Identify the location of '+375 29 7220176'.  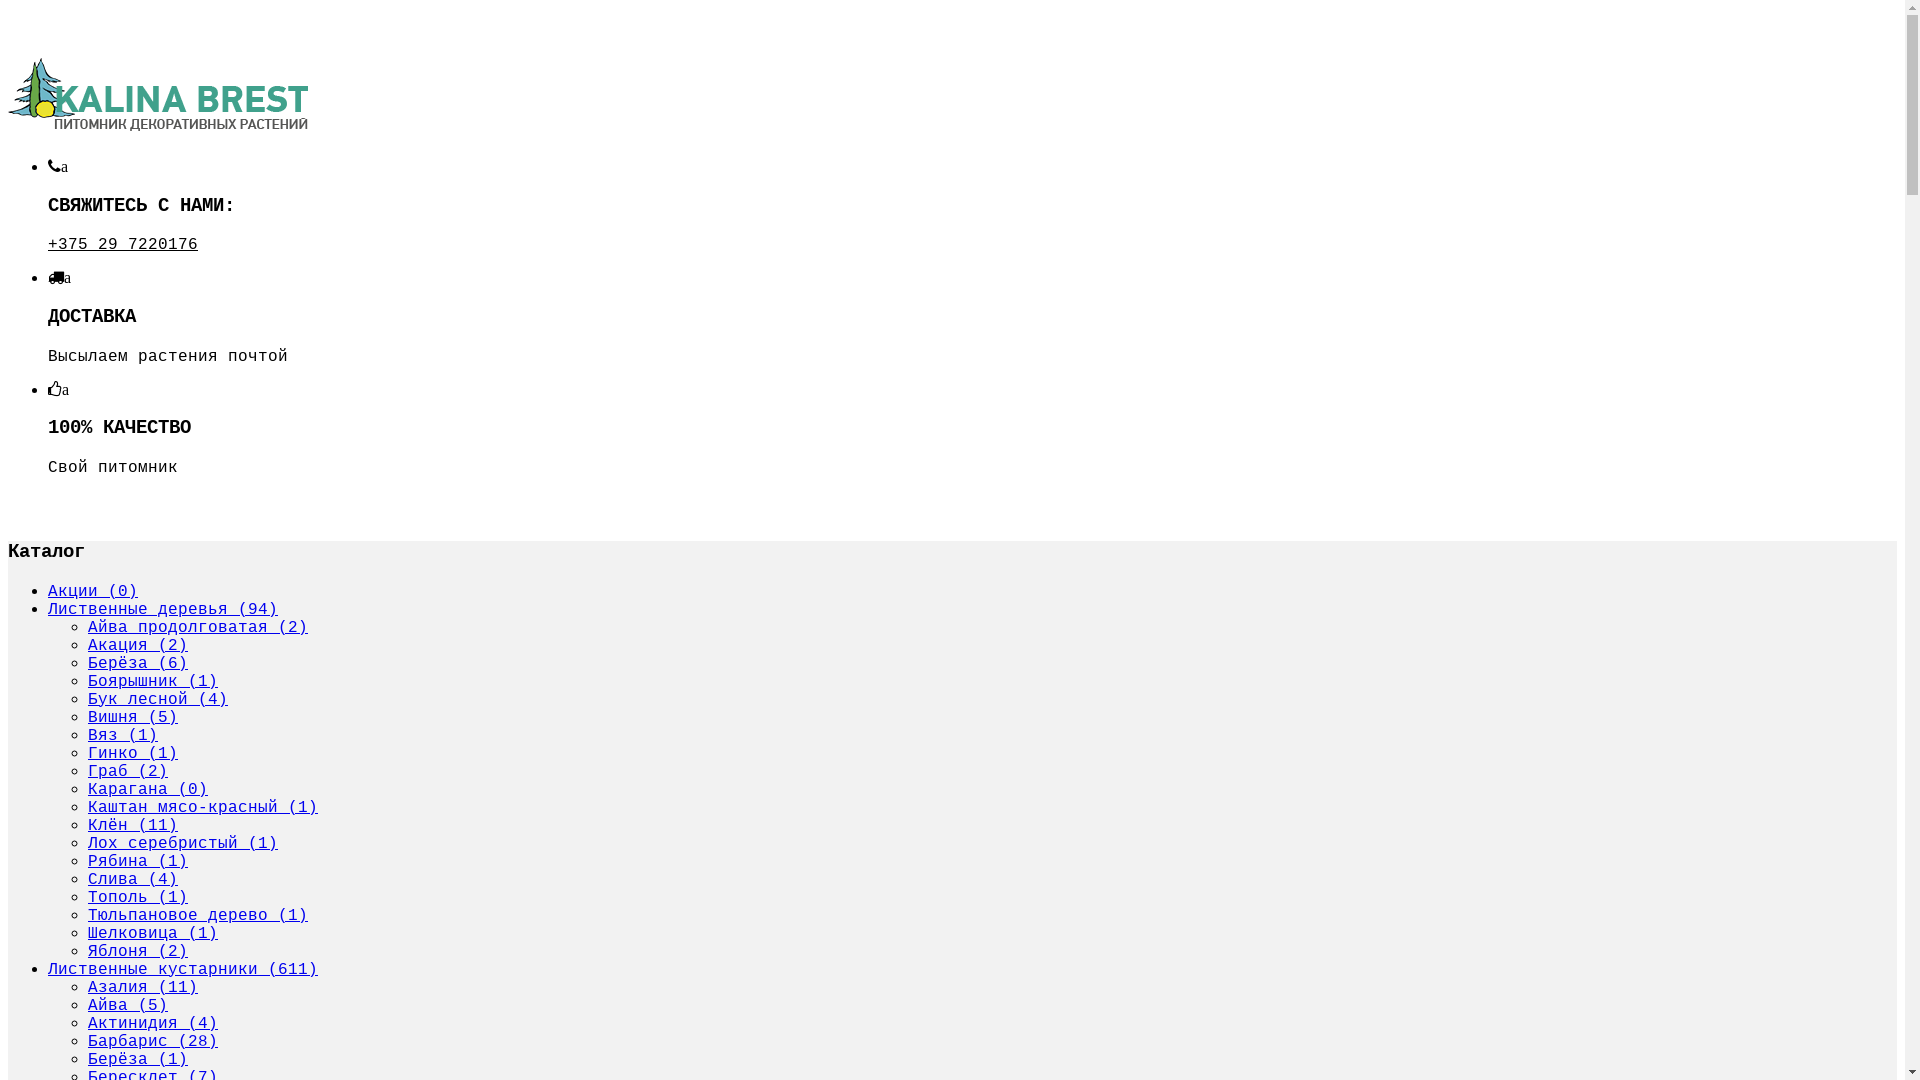
(48, 242).